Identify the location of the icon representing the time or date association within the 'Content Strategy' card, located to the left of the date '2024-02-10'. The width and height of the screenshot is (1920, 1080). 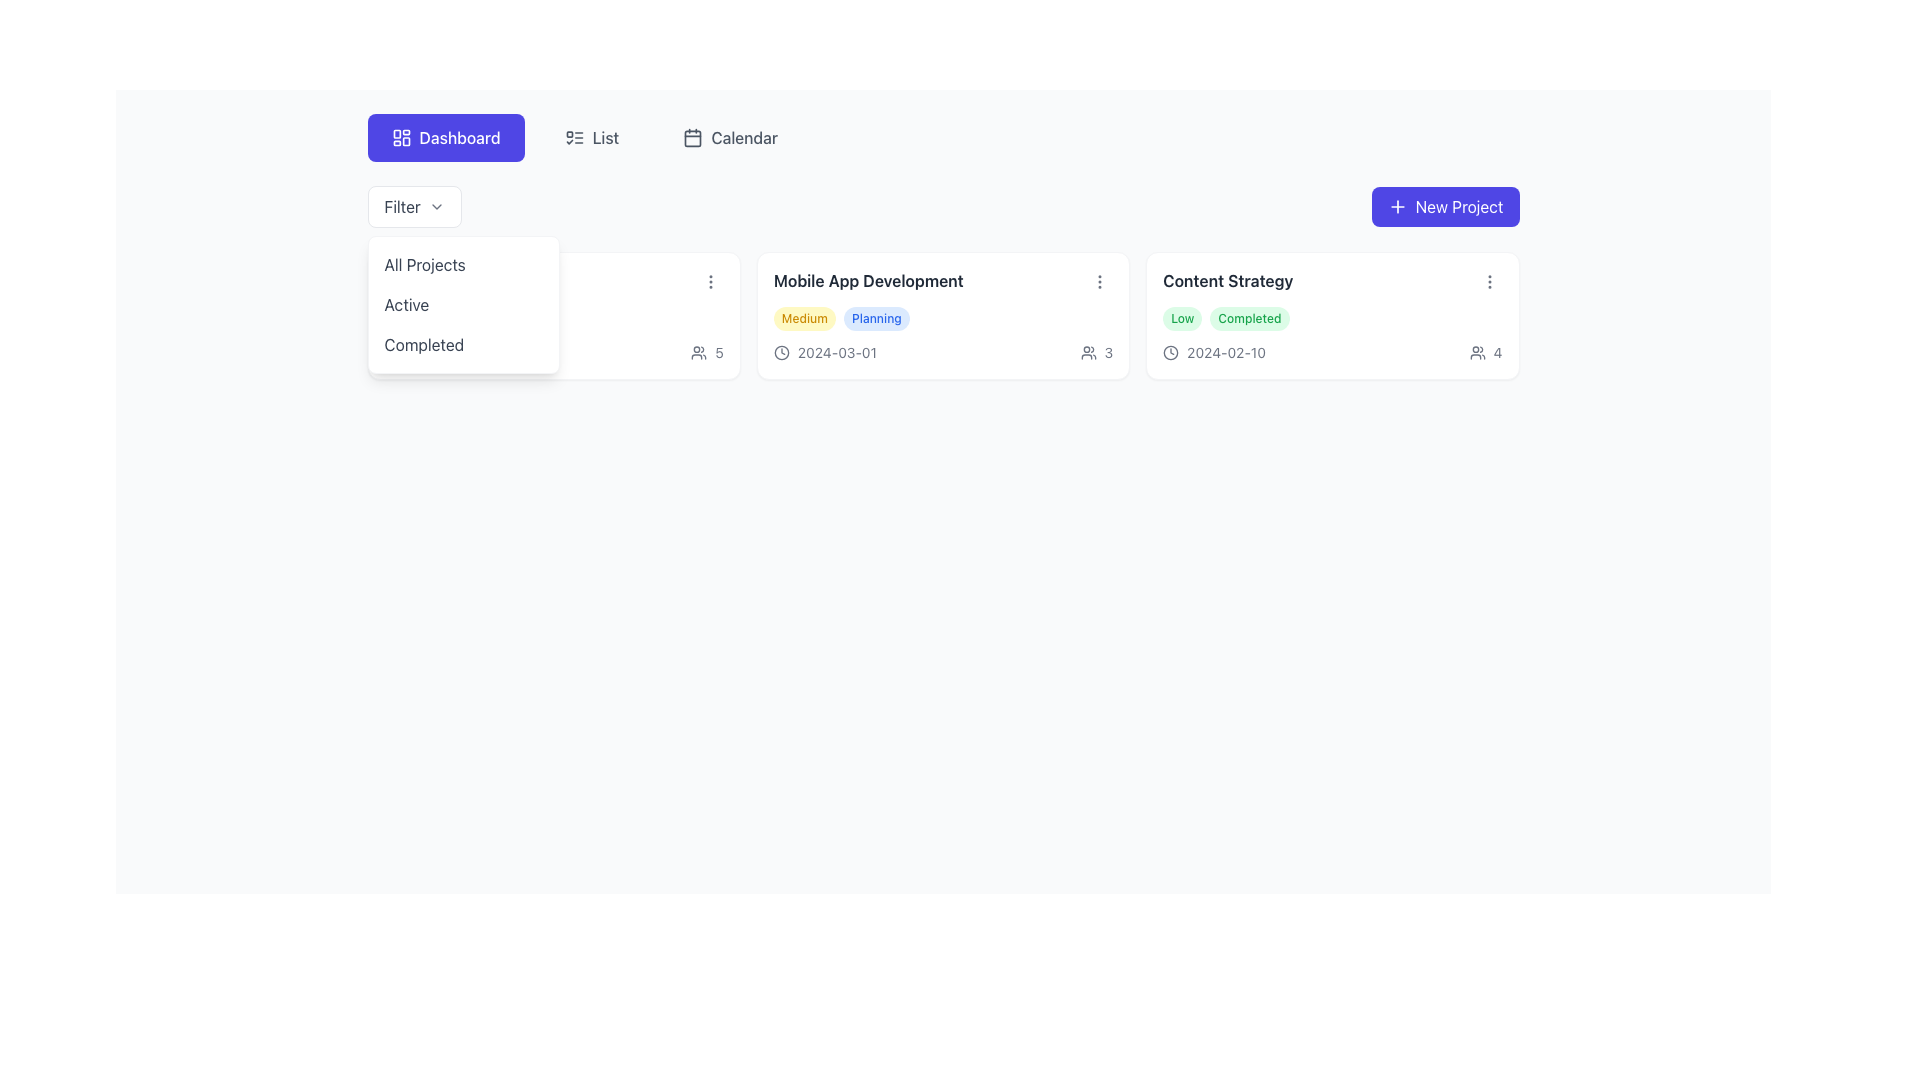
(1171, 352).